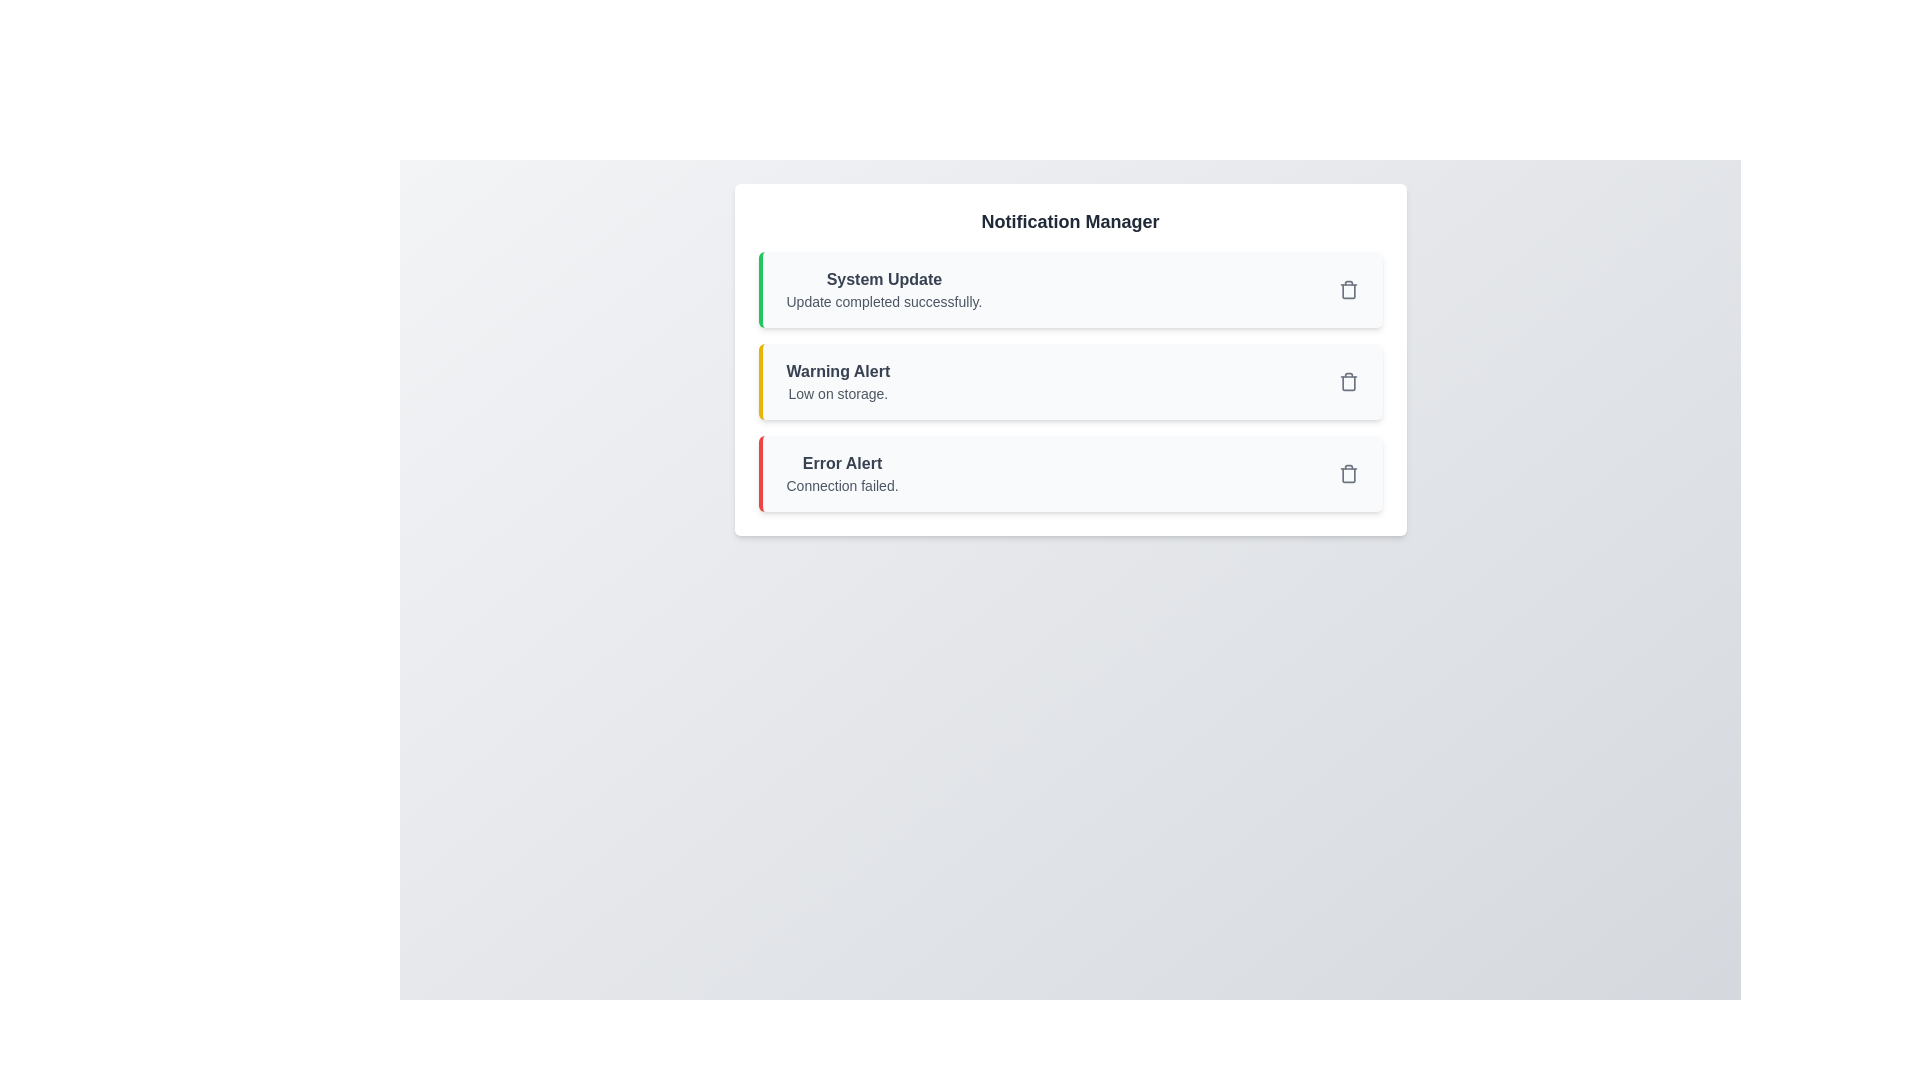 The image size is (1920, 1080). Describe the element at coordinates (842, 463) in the screenshot. I see `text content of the 'Error Alert' Text Label element, which is prominently displayed in bold font at the top of the notification block indicating a connection failure` at that location.